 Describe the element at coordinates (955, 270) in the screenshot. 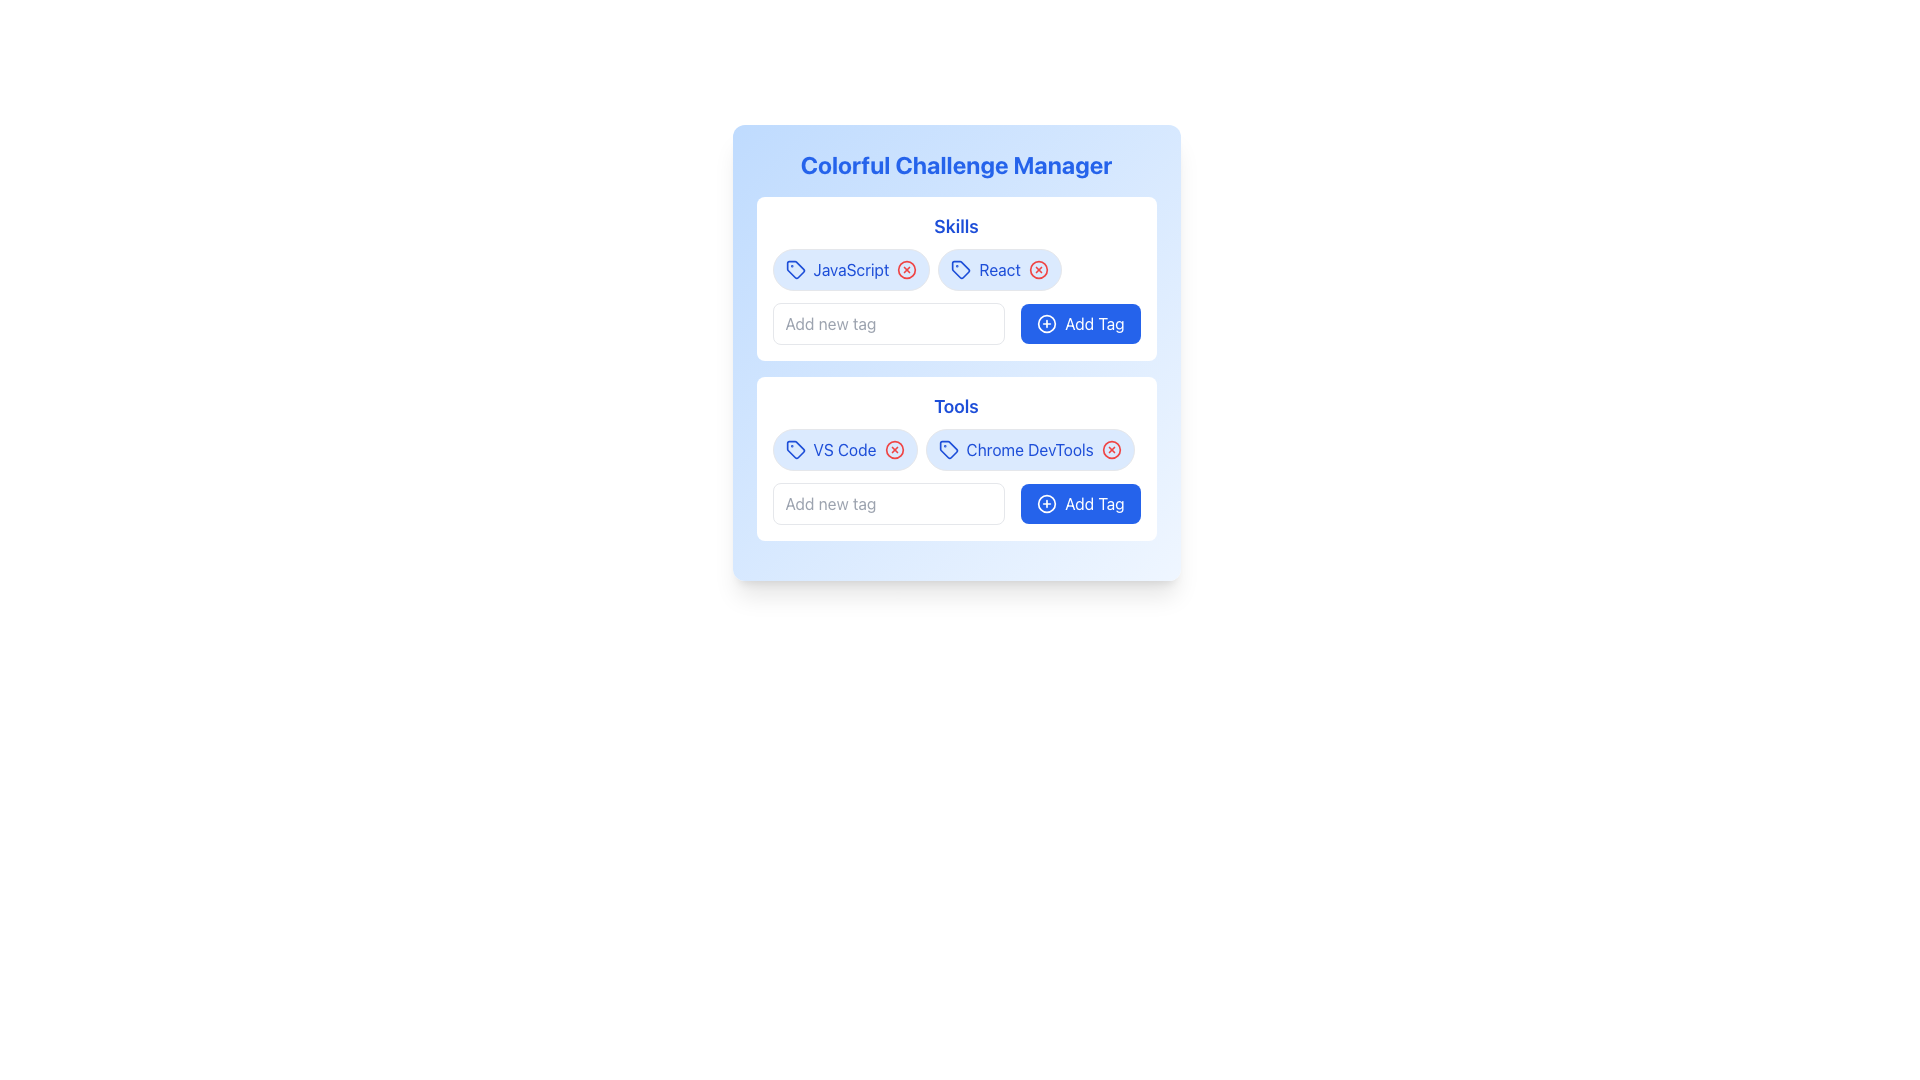

I see `the group of removable skills tags located below the 'Skills' title text, which contains two badges in a horizontal layout` at that location.